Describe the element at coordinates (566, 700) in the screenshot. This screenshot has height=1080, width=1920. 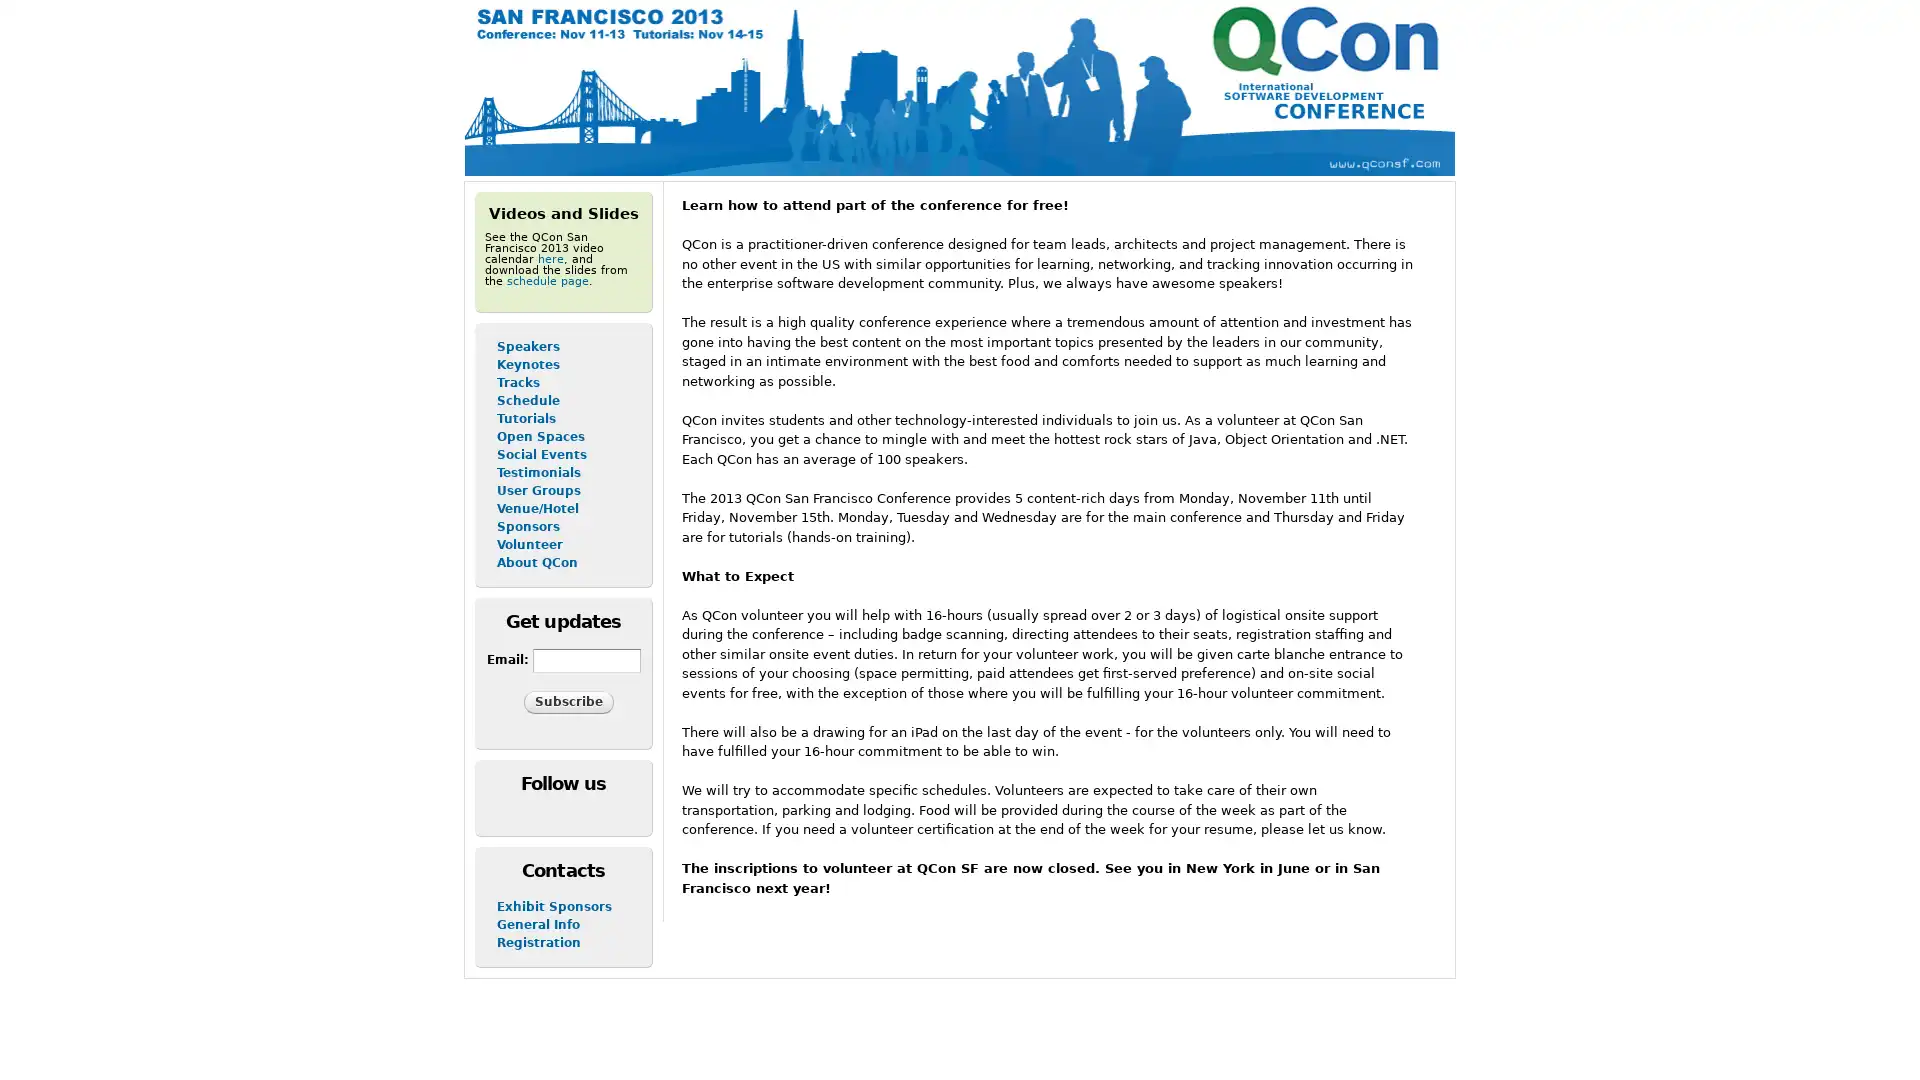
I see `Subscribe` at that location.